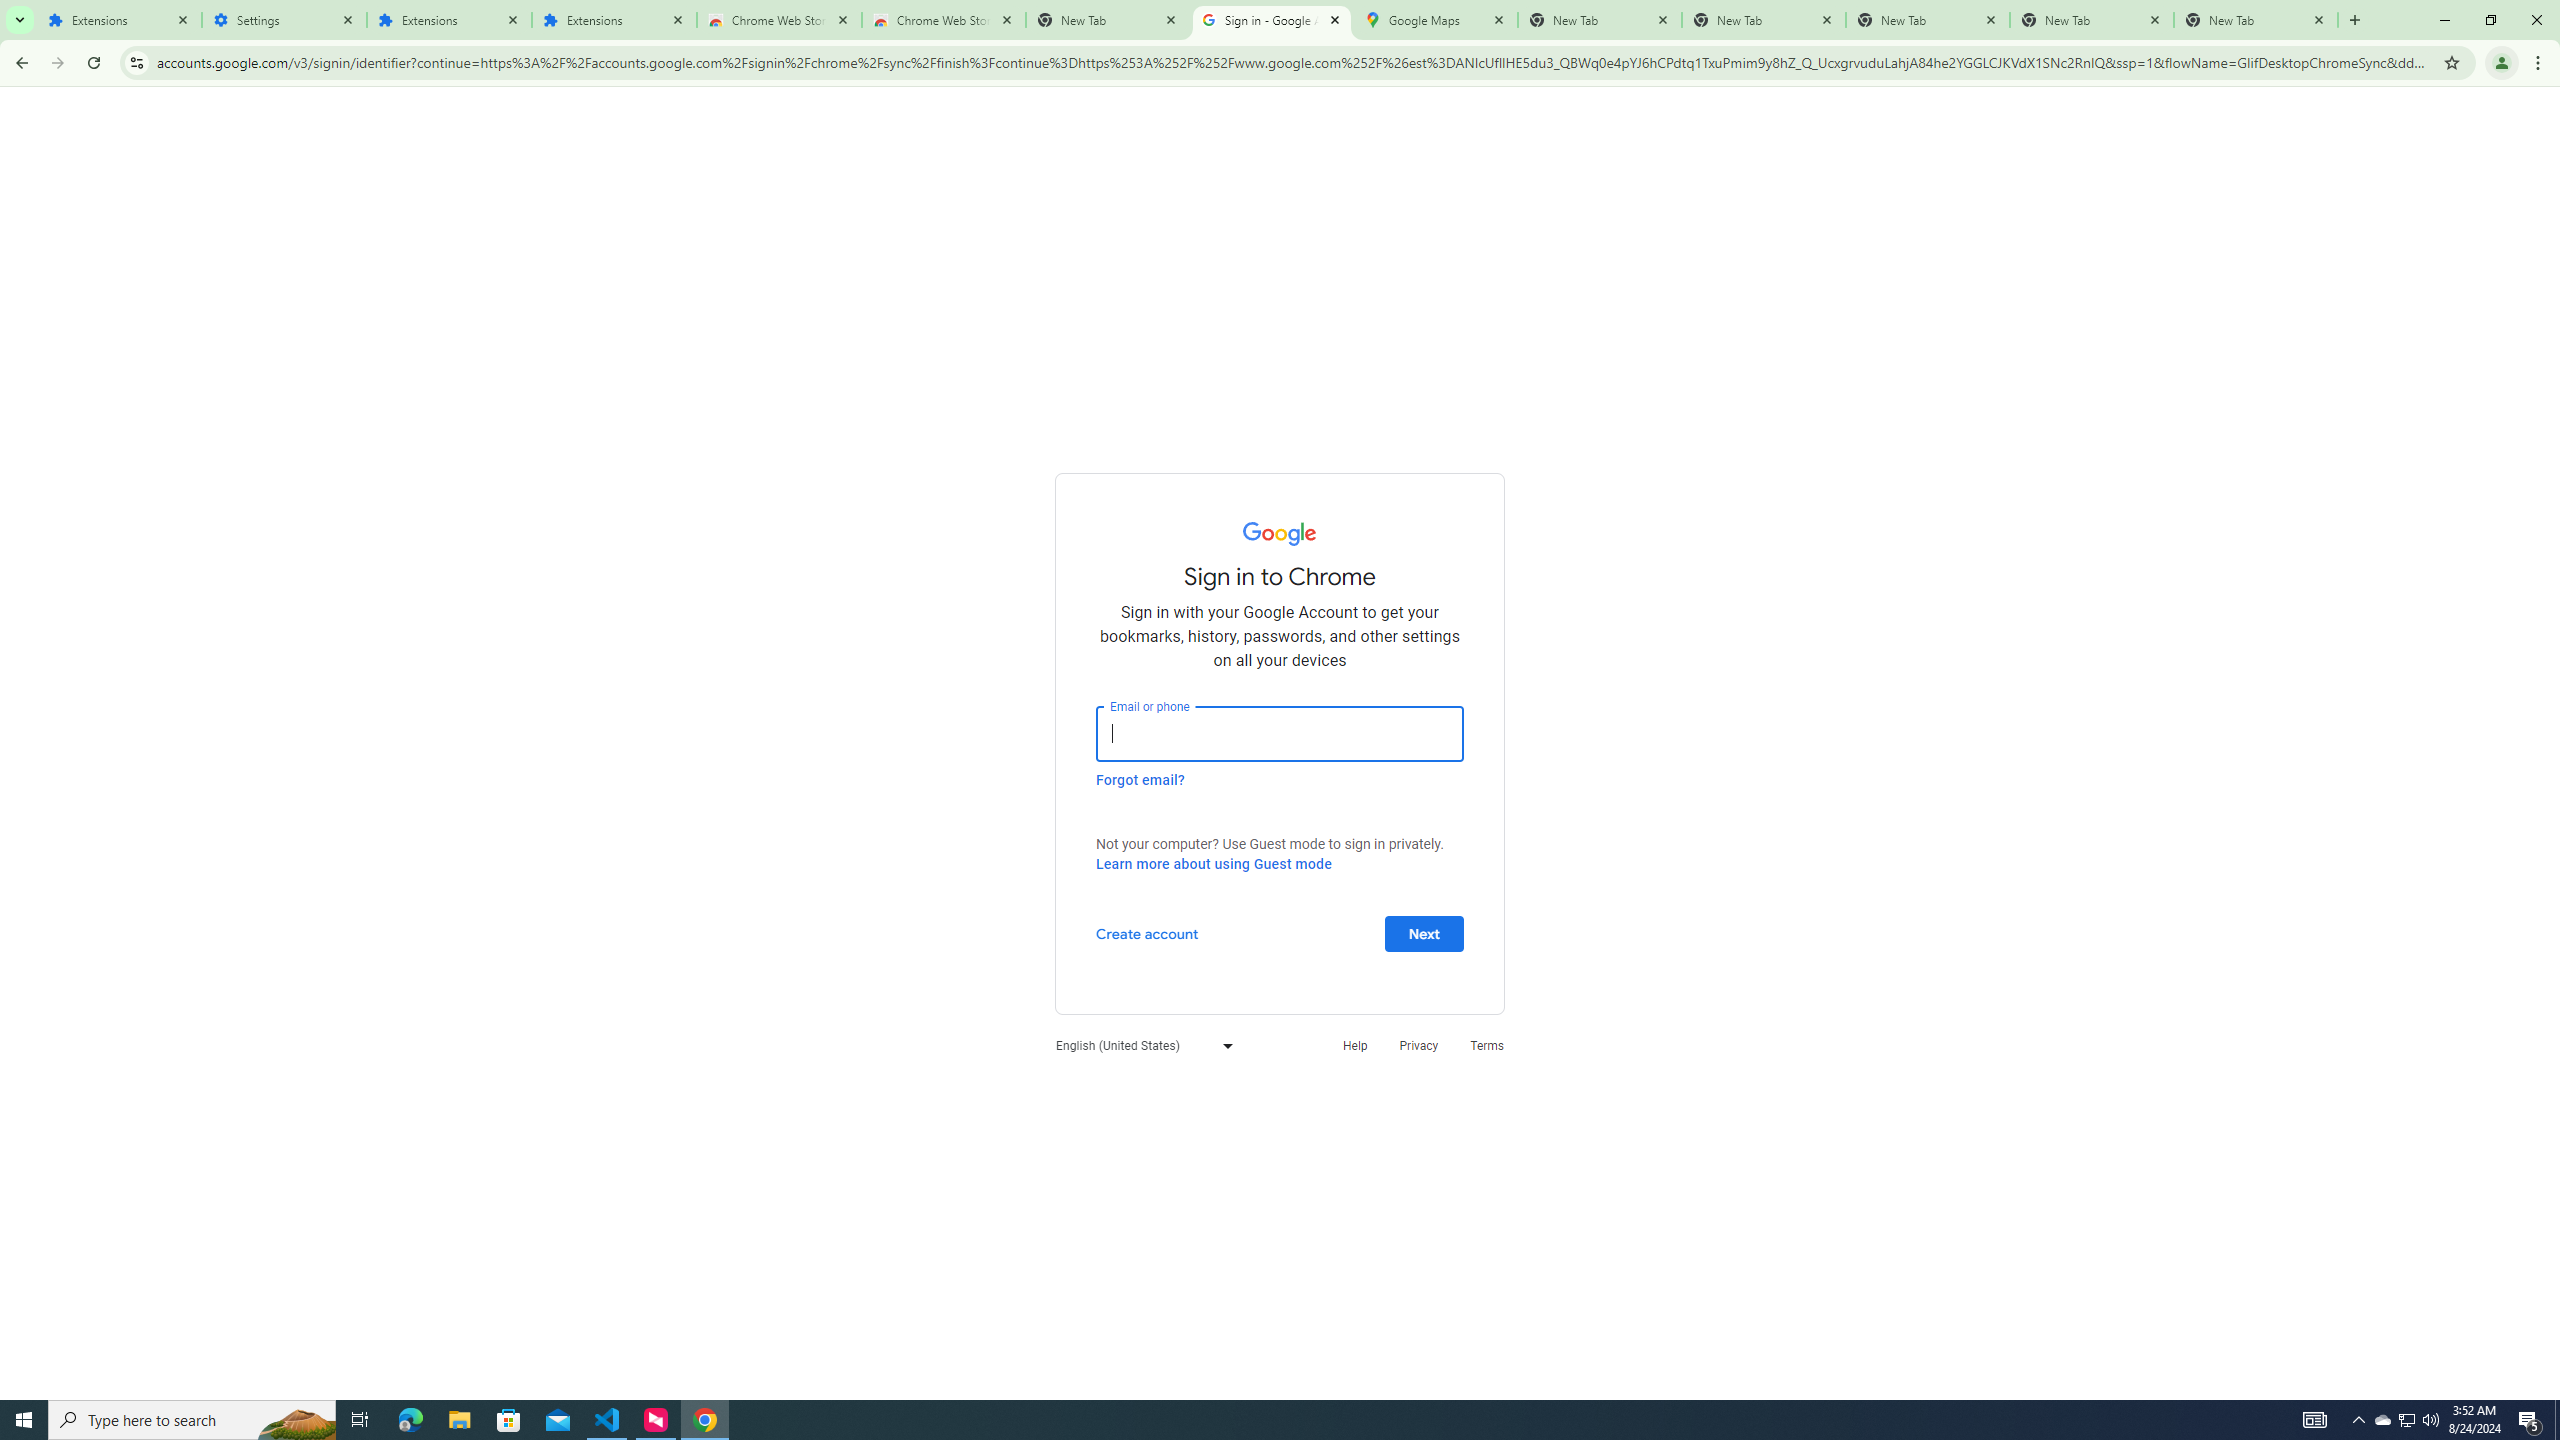 The height and width of the screenshot is (1440, 2560). What do you see at coordinates (942, 19) in the screenshot?
I see `'Chrome Web Store - Themes'` at bounding box center [942, 19].